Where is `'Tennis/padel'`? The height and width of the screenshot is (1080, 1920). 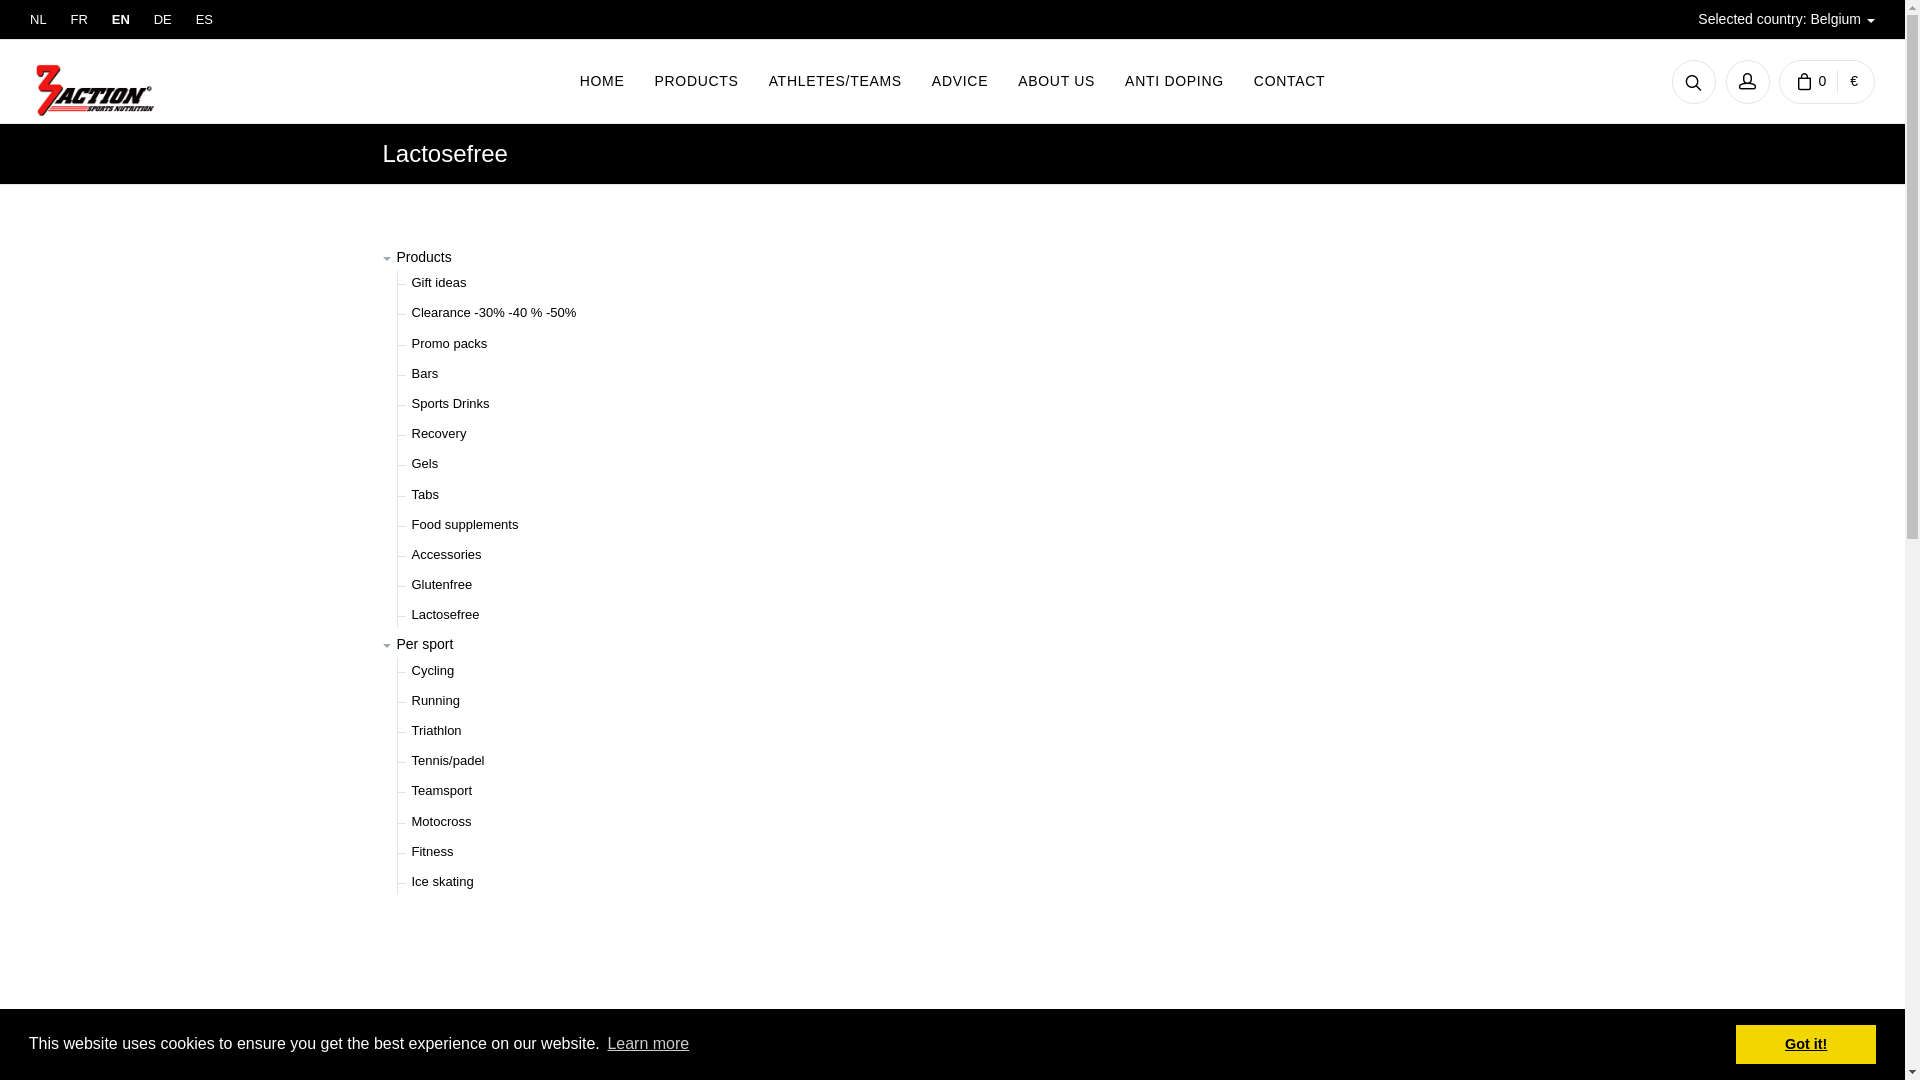 'Tennis/padel' is located at coordinates (447, 760).